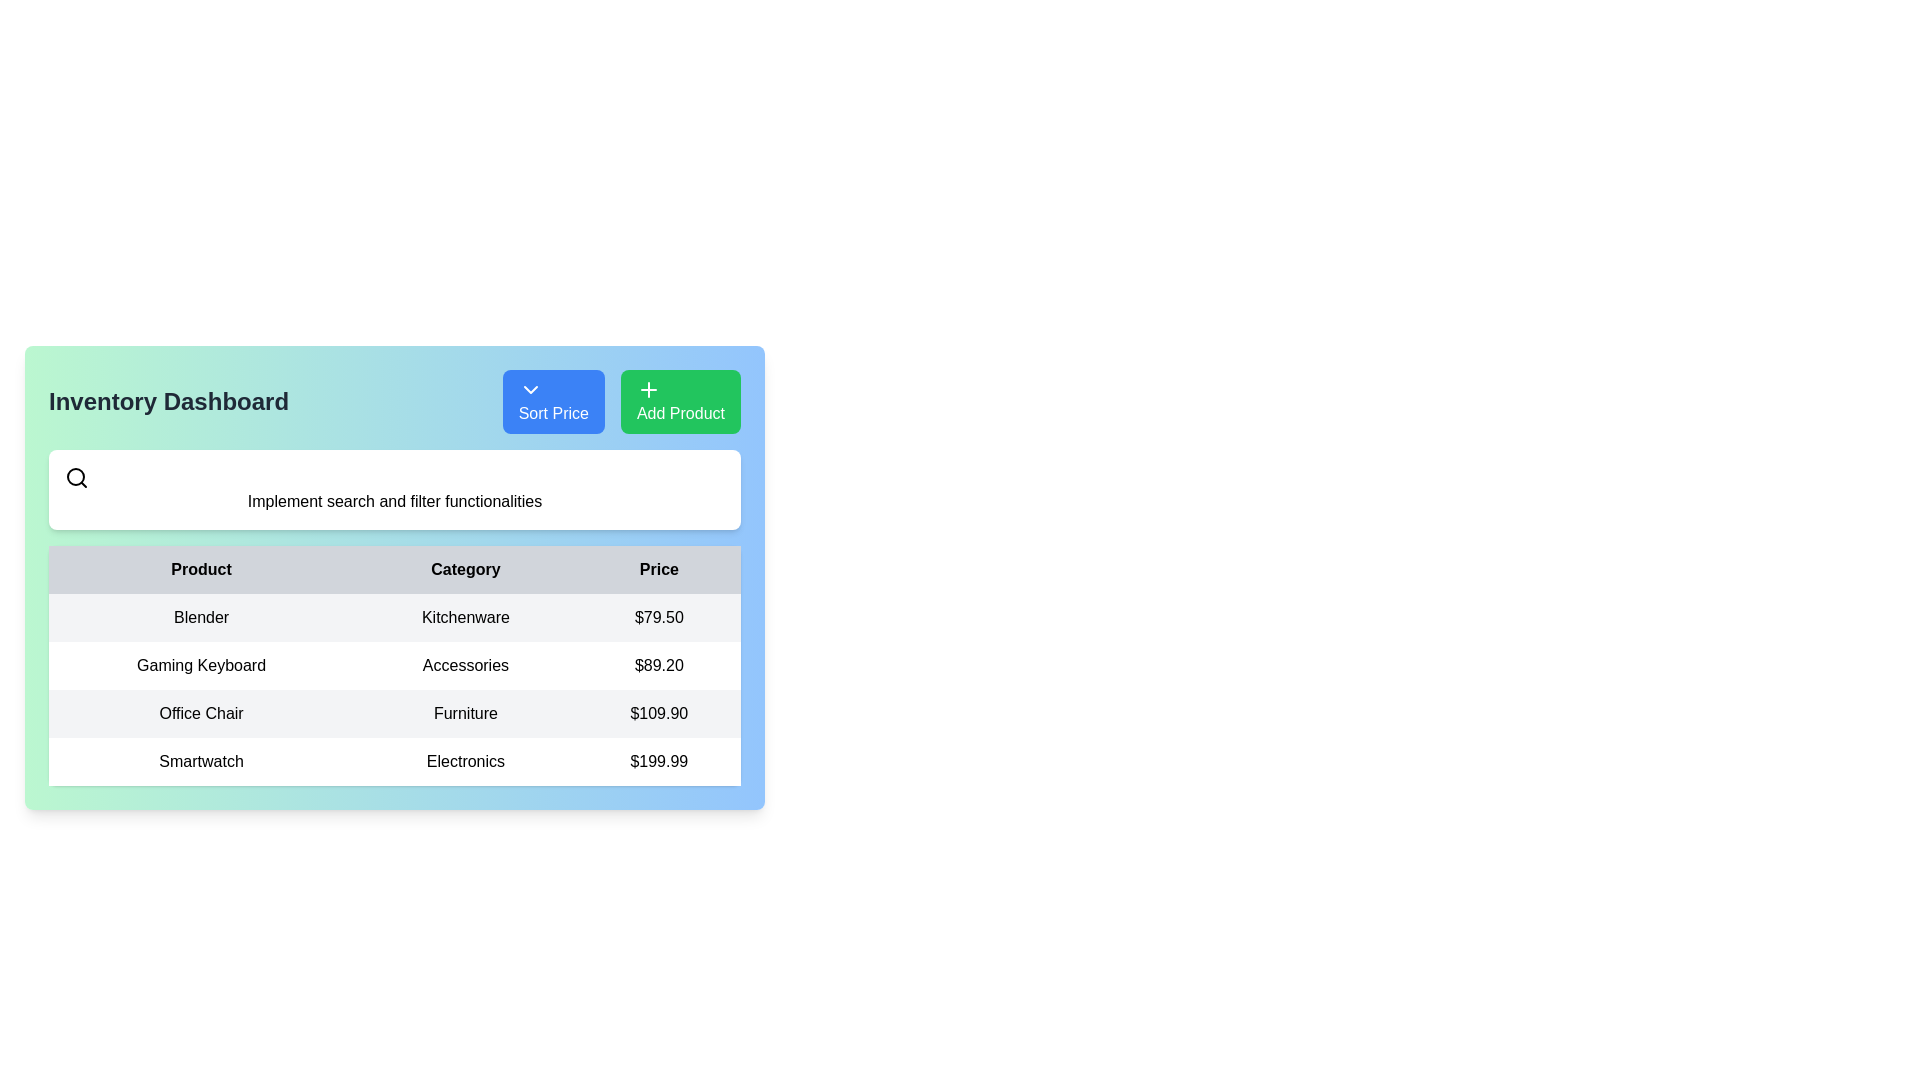  What do you see at coordinates (76, 478) in the screenshot?
I see `the magnifying glass icon, which is styled with a circular lens and a diagonal handle, located to the left of the text 'Implement search and filter functionalities'` at bounding box center [76, 478].